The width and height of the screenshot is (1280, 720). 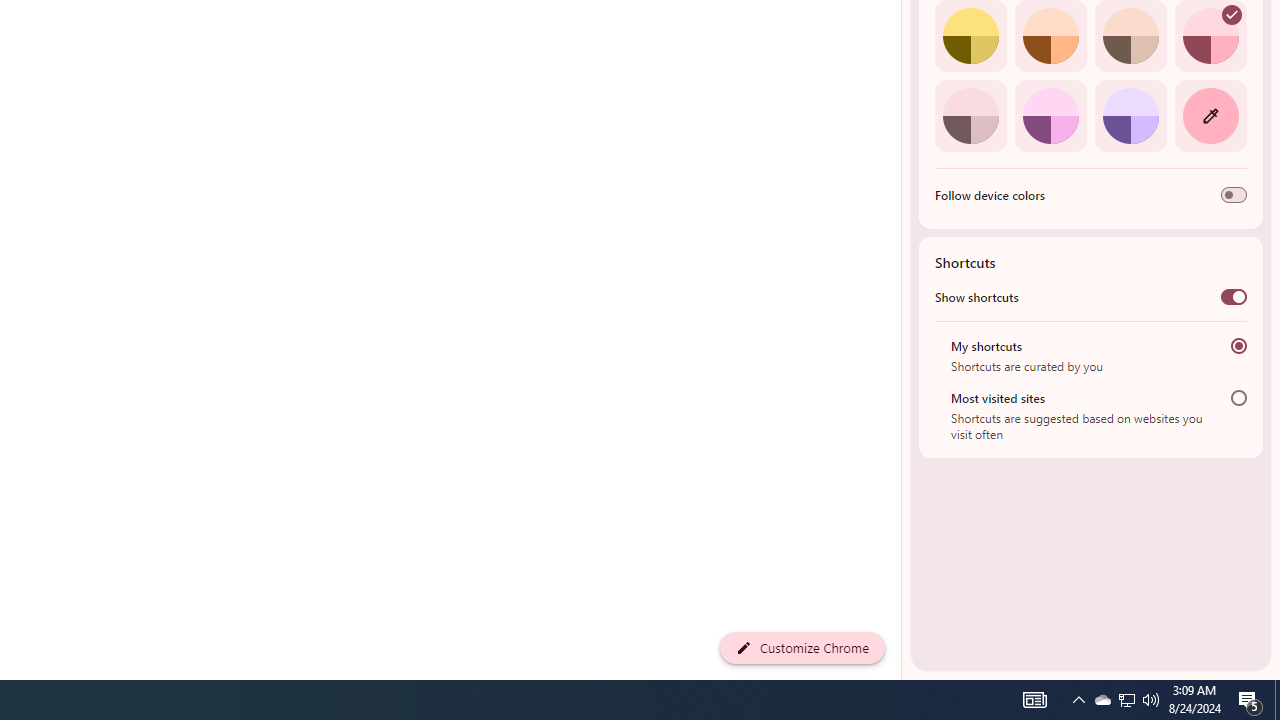 I want to click on 'Orange', so click(x=1049, y=36).